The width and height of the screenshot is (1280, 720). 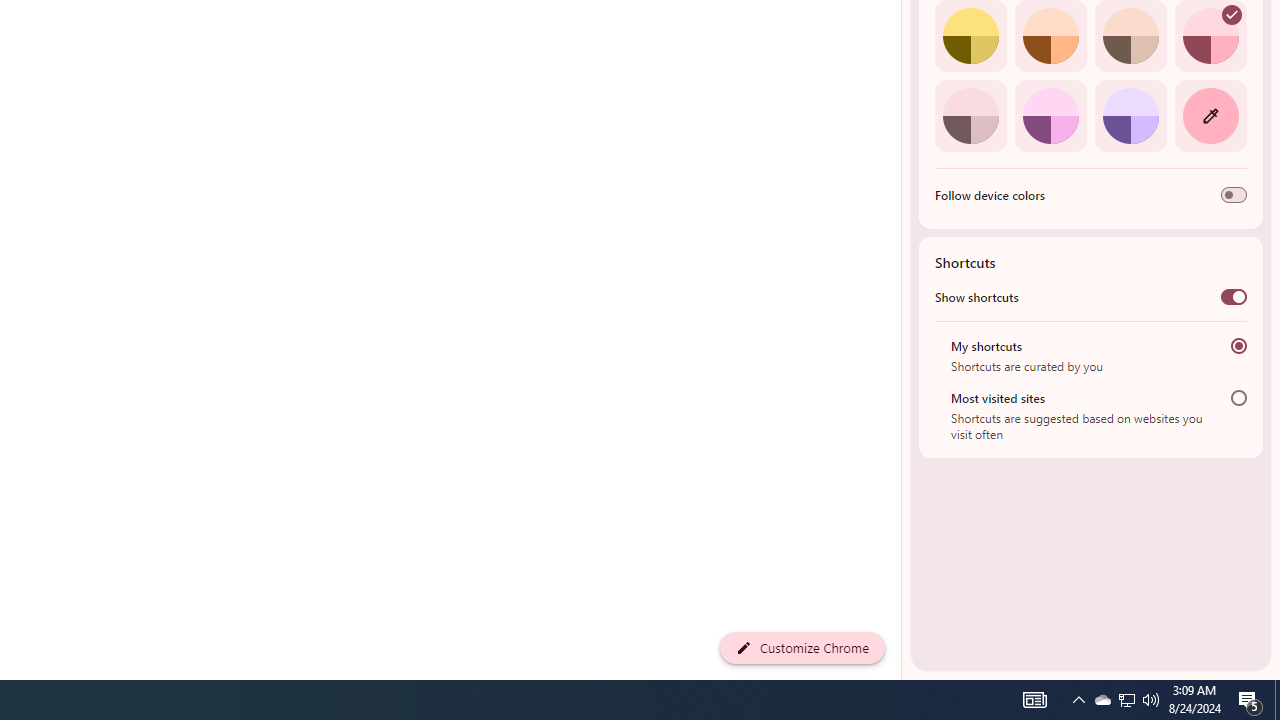 I want to click on 'Orange', so click(x=1049, y=36).